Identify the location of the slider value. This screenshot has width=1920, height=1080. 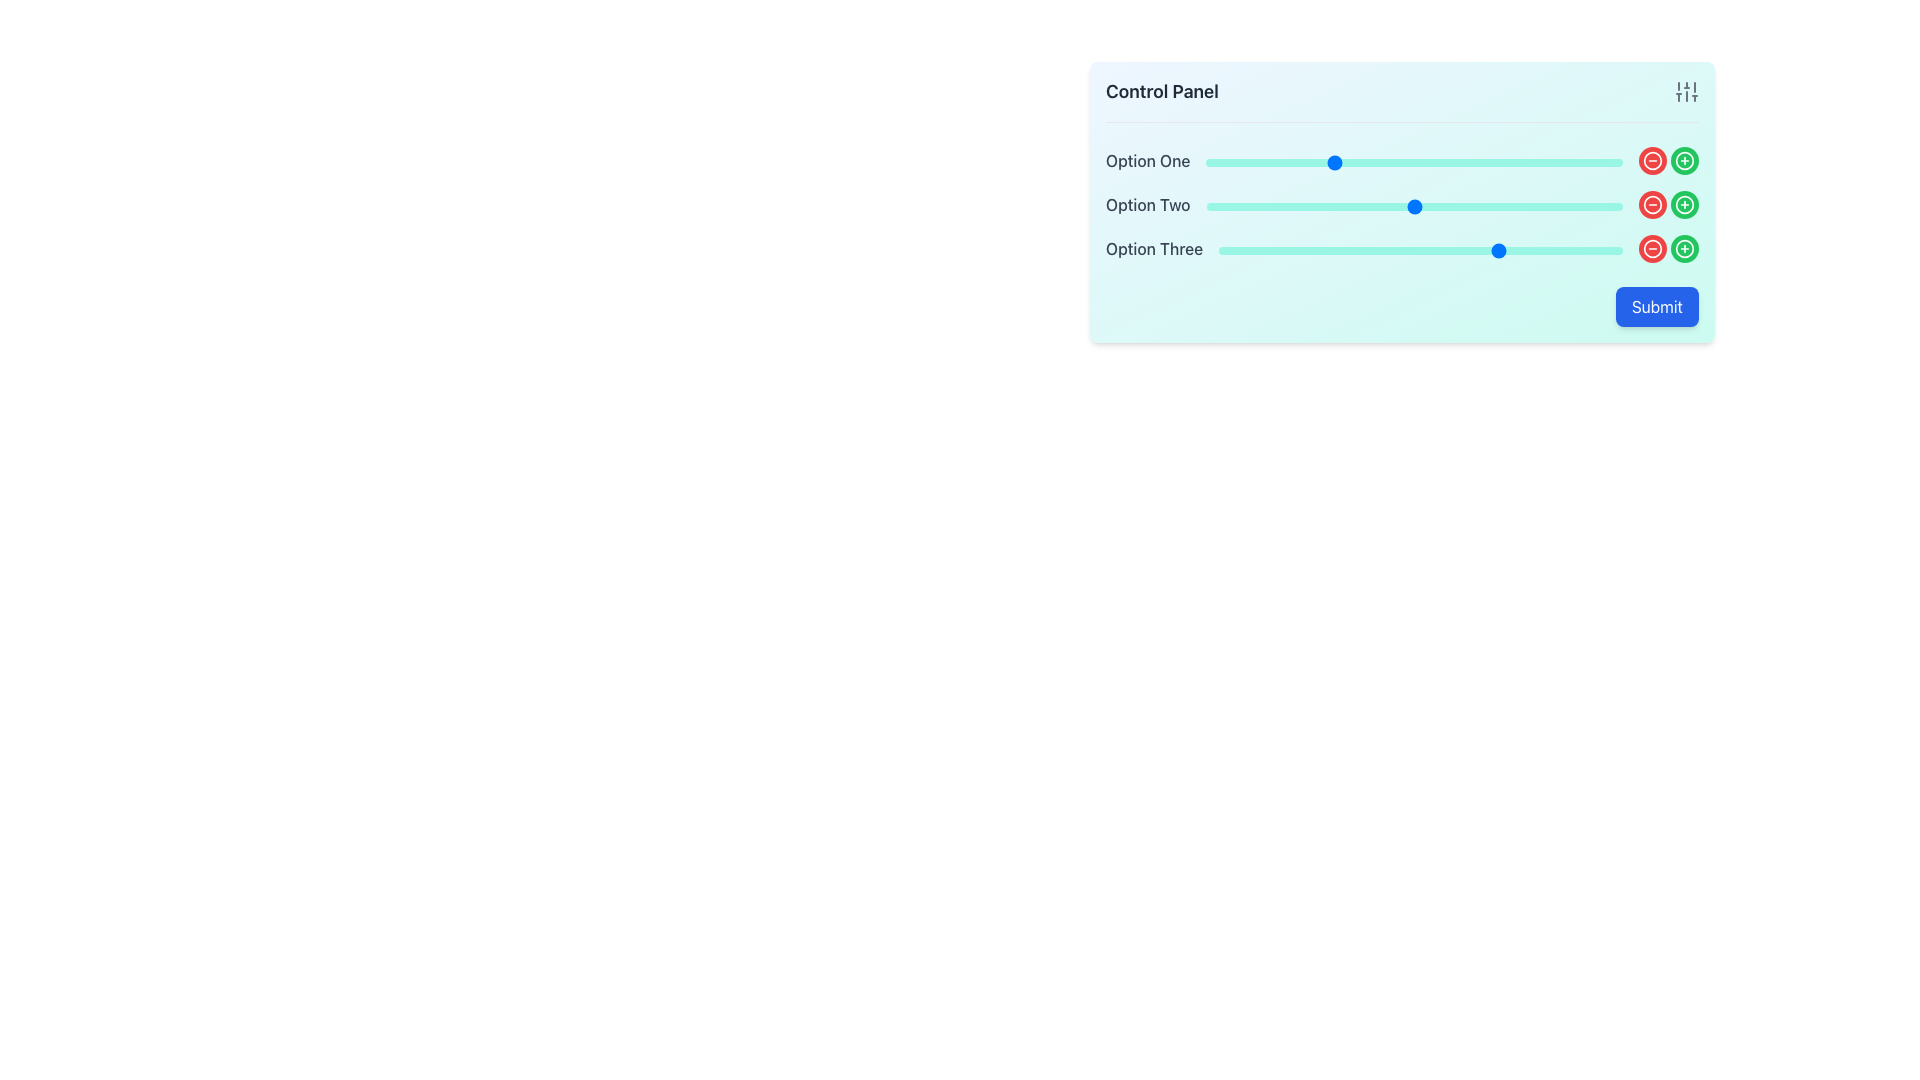
(1501, 249).